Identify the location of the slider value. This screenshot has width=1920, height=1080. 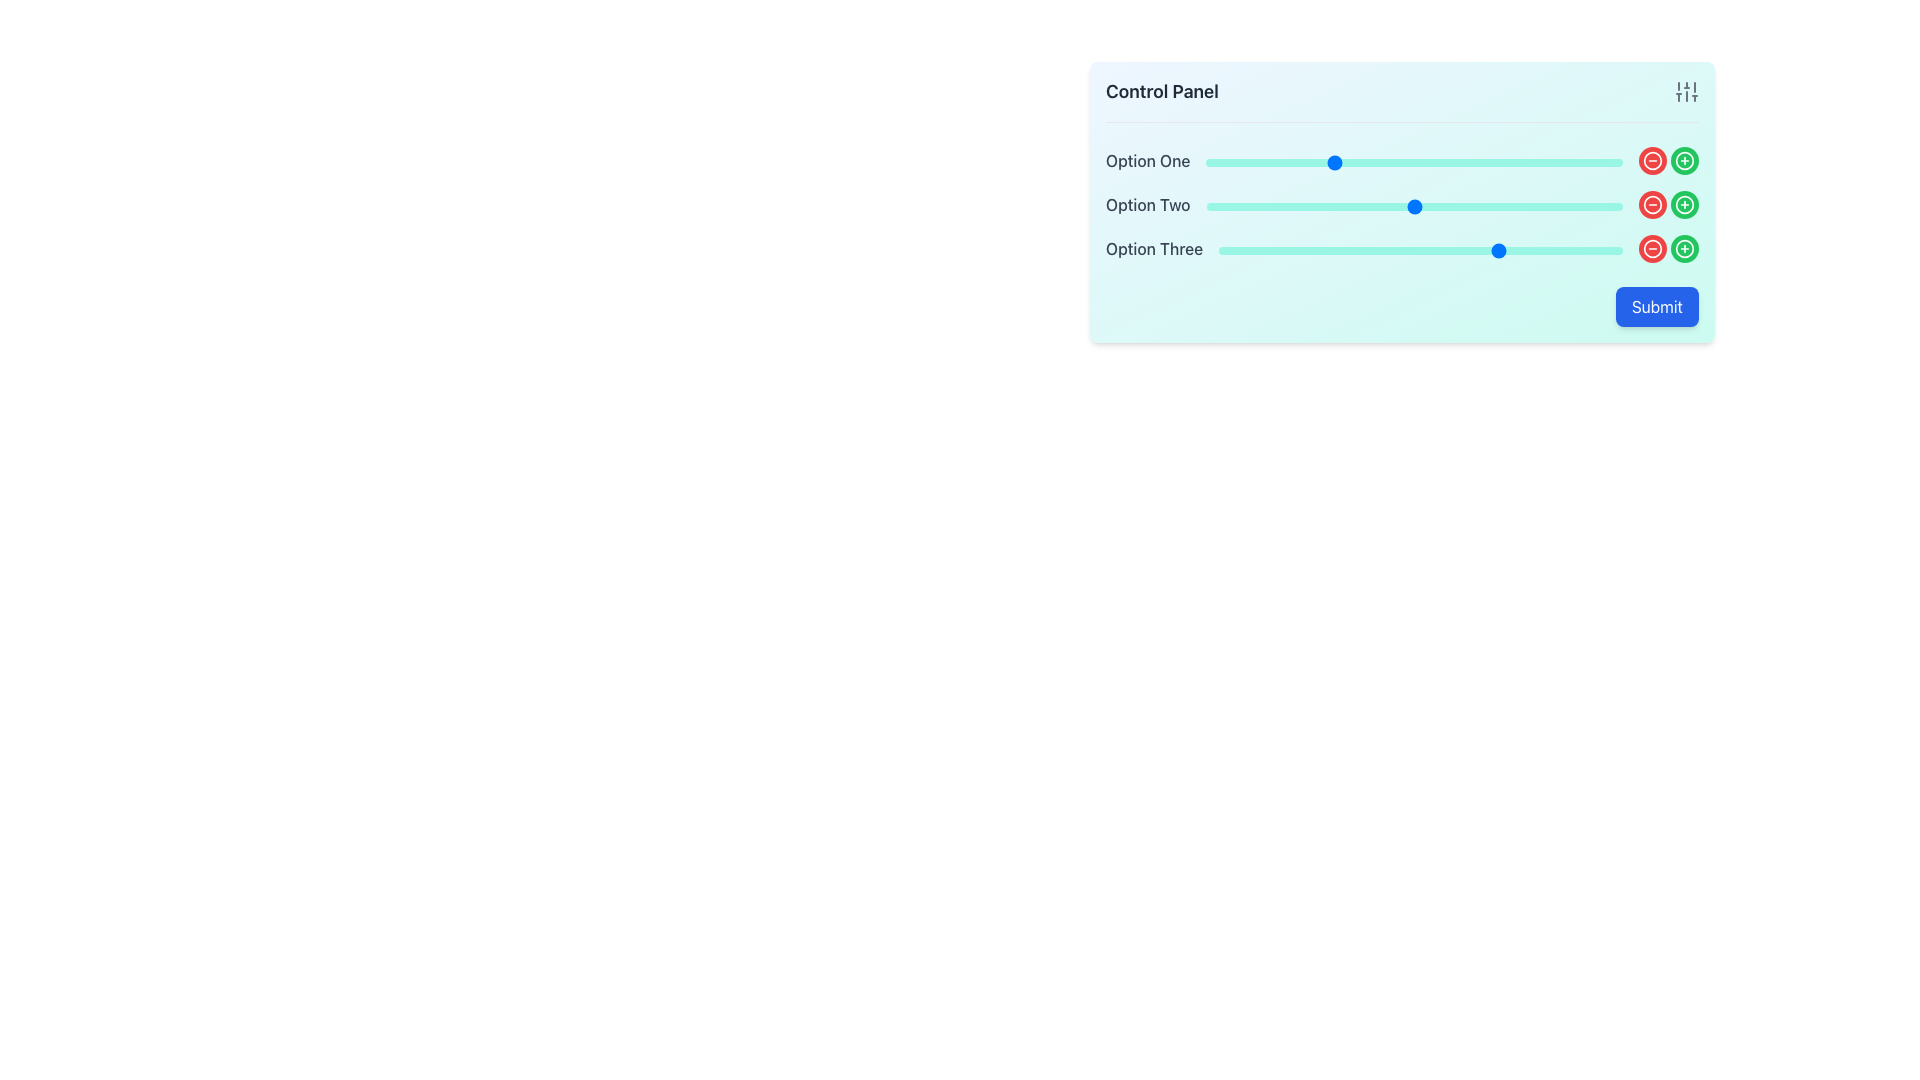
(1501, 249).